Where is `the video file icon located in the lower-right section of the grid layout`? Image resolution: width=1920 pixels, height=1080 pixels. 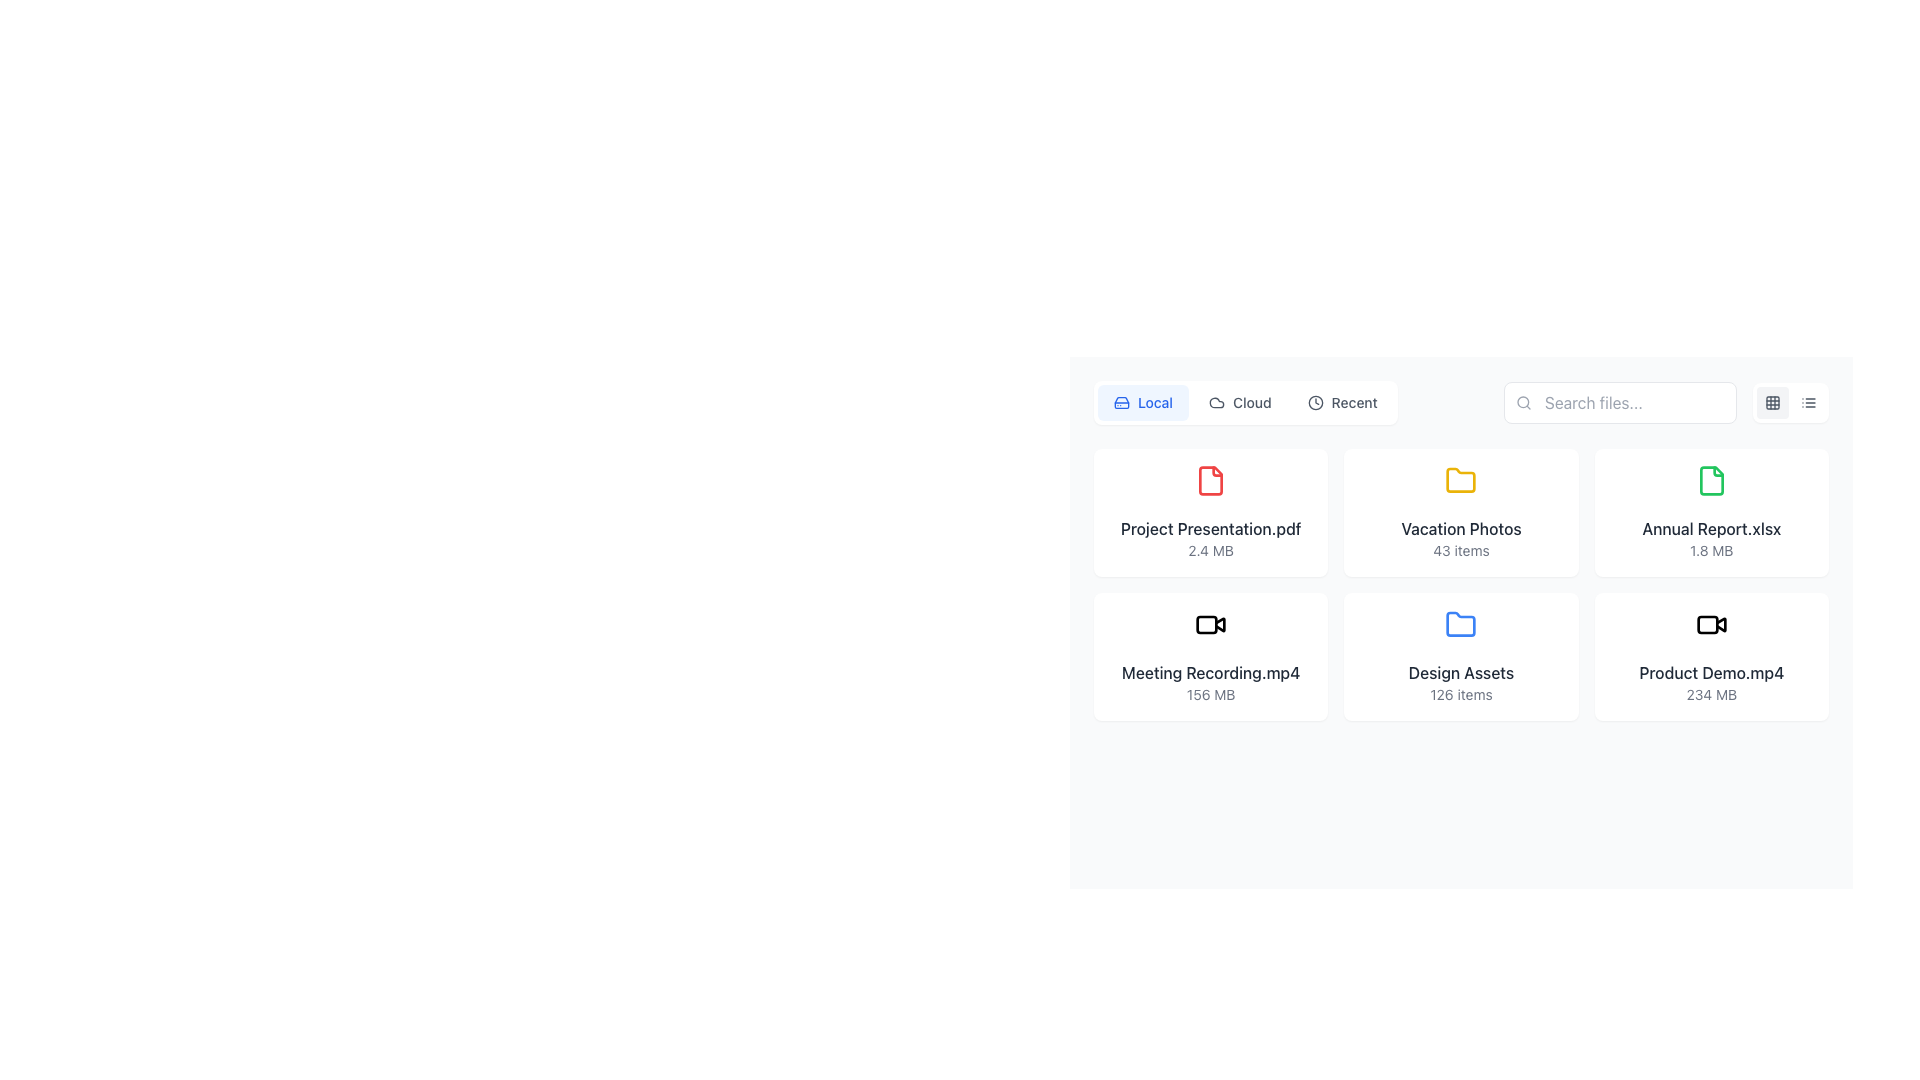 the video file icon located in the lower-right section of the grid layout is located at coordinates (1720, 623).